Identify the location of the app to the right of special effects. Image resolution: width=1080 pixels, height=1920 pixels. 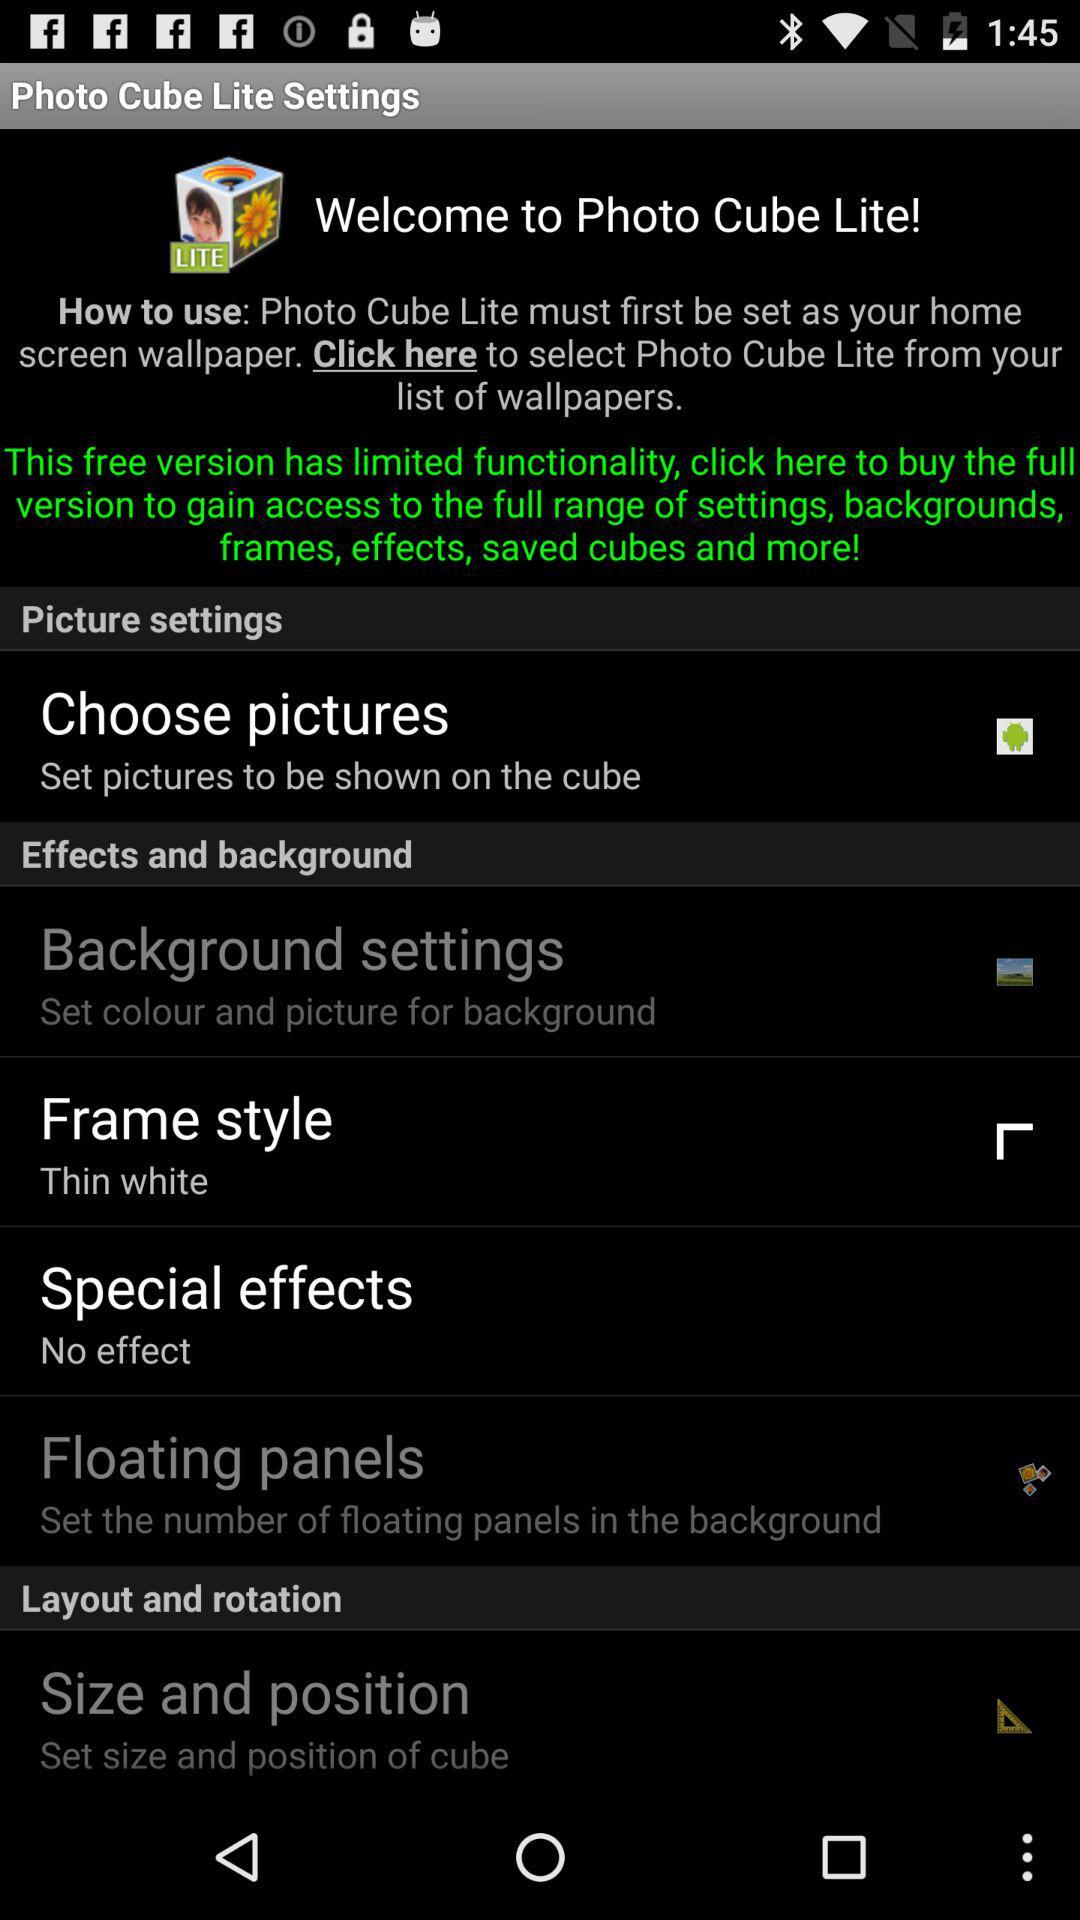
(1014, 1310).